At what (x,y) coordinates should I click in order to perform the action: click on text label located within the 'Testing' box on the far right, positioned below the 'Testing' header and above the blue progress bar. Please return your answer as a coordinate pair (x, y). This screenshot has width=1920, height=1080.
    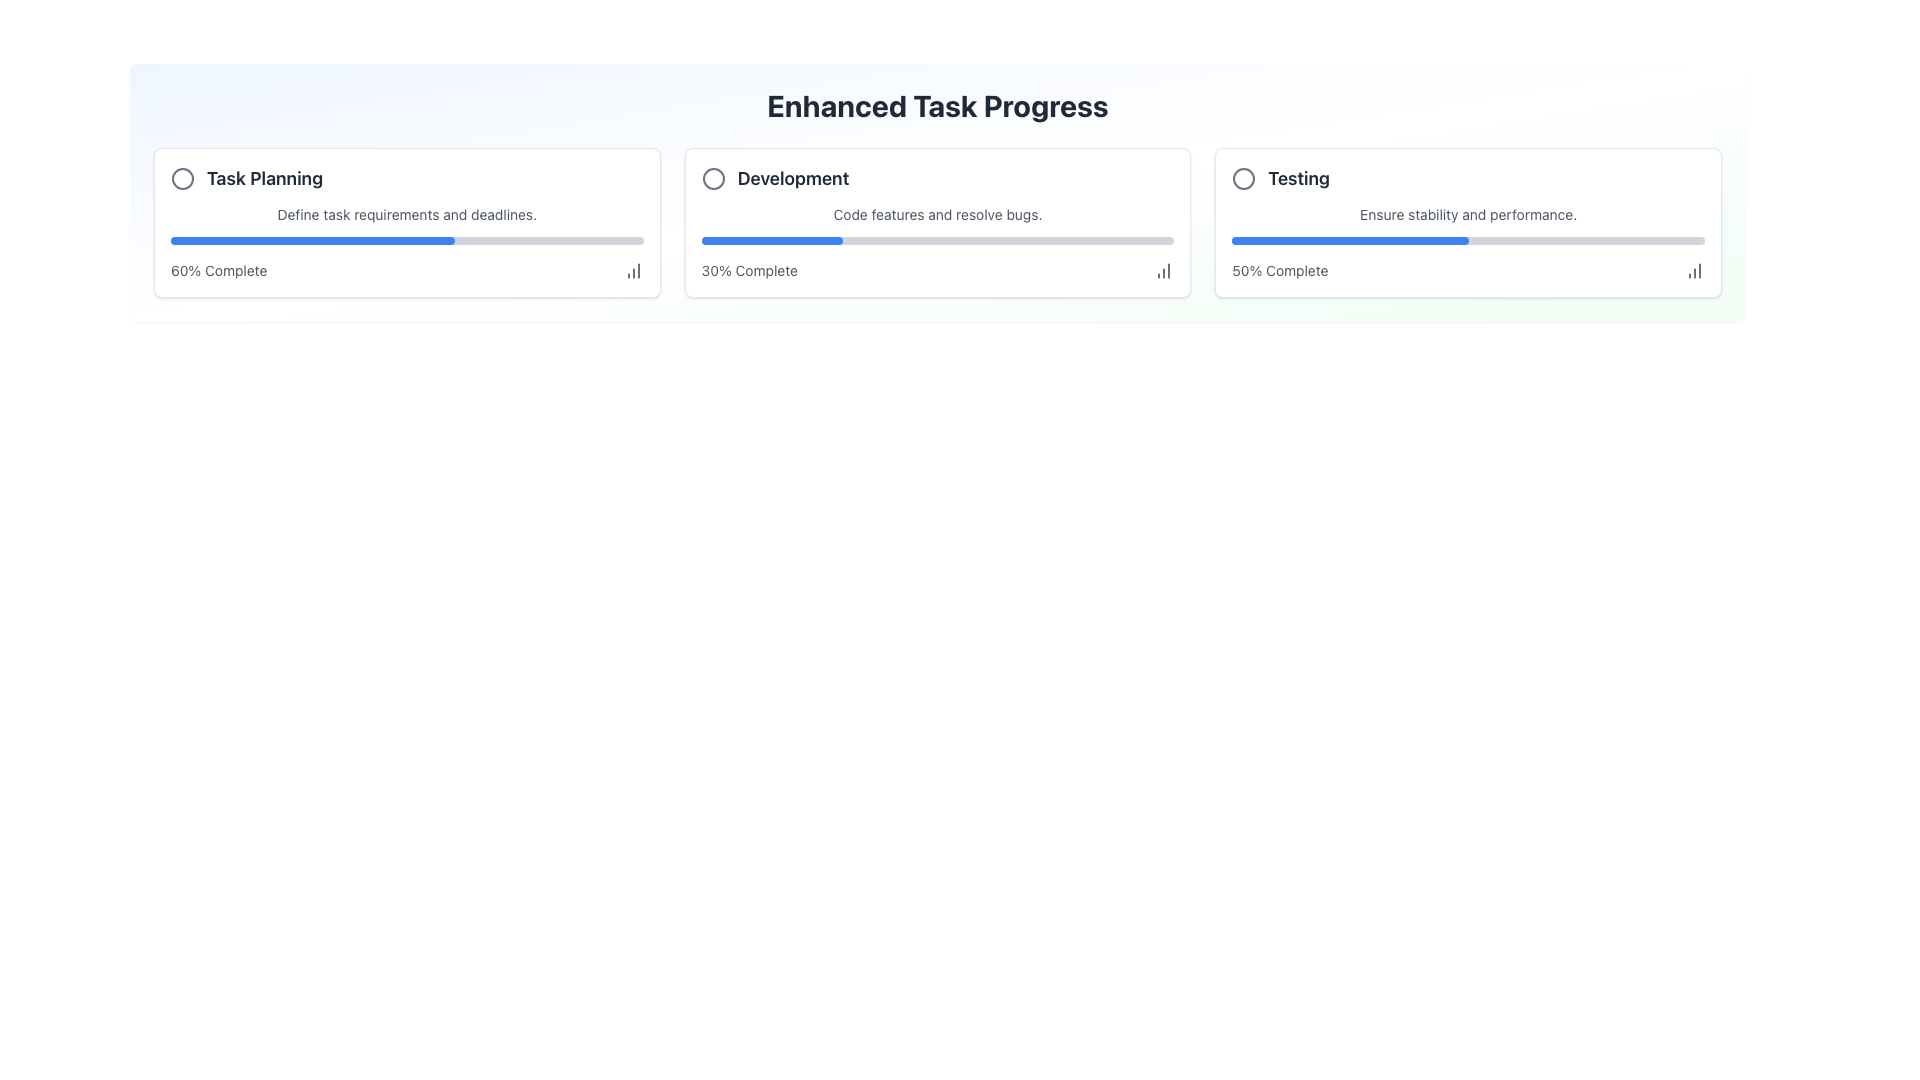
    Looking at the image, I should click on (1468, 215).